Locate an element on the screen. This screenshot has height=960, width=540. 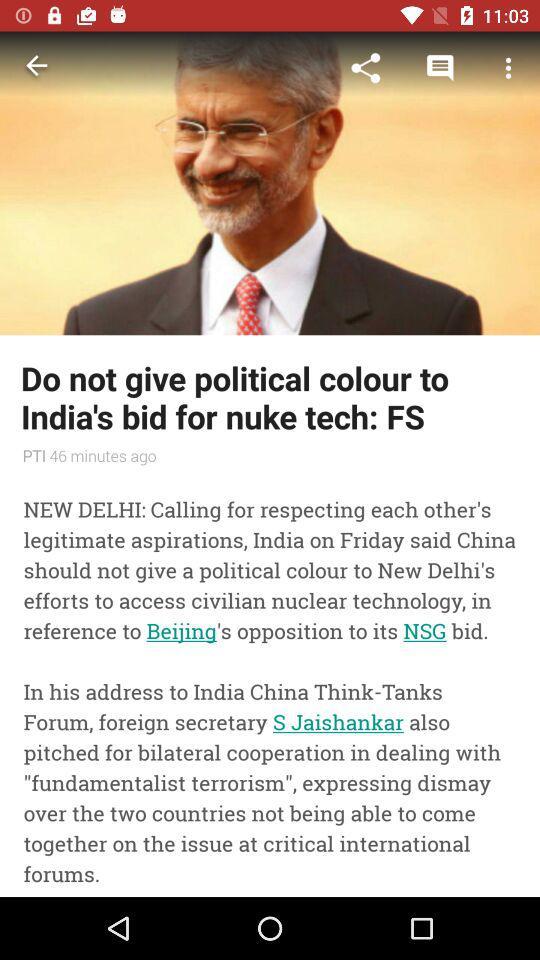
see picture is located at coordinates (270, 183).